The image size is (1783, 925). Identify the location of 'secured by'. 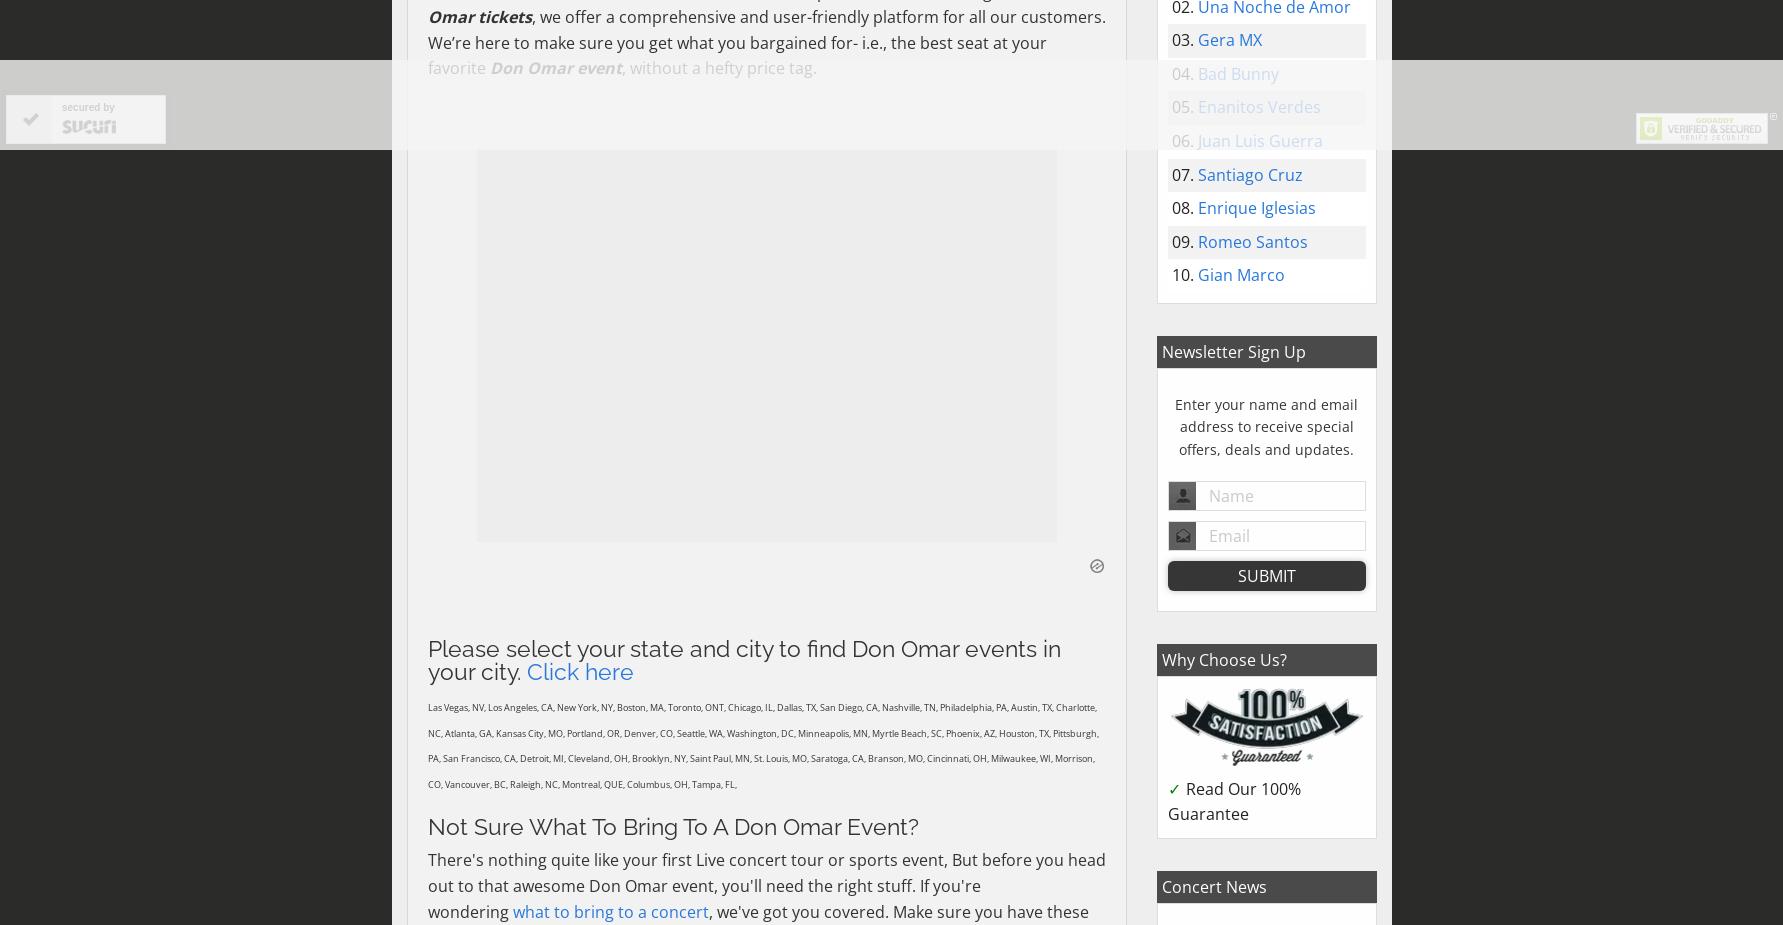
(88, 106).